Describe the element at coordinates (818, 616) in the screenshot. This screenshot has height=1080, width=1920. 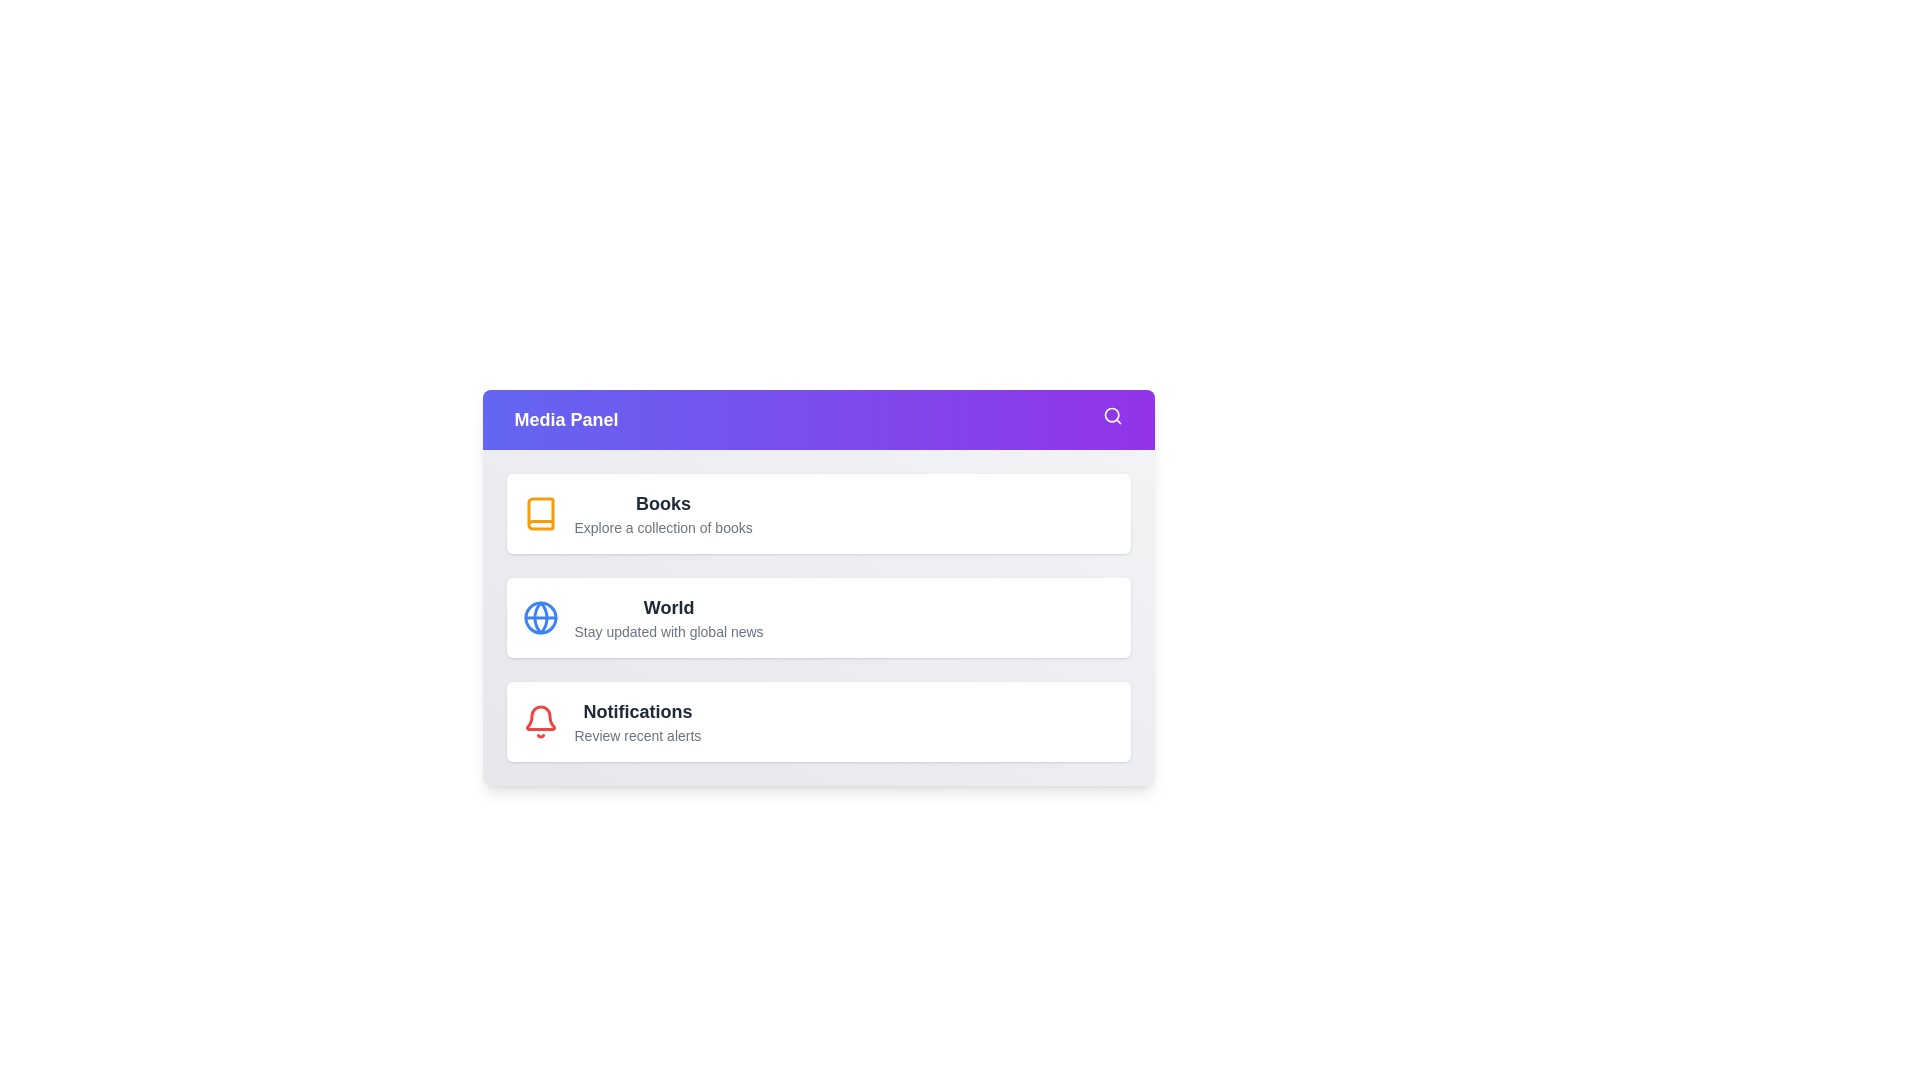
I see `the menu item World by clicking on it` at that location.